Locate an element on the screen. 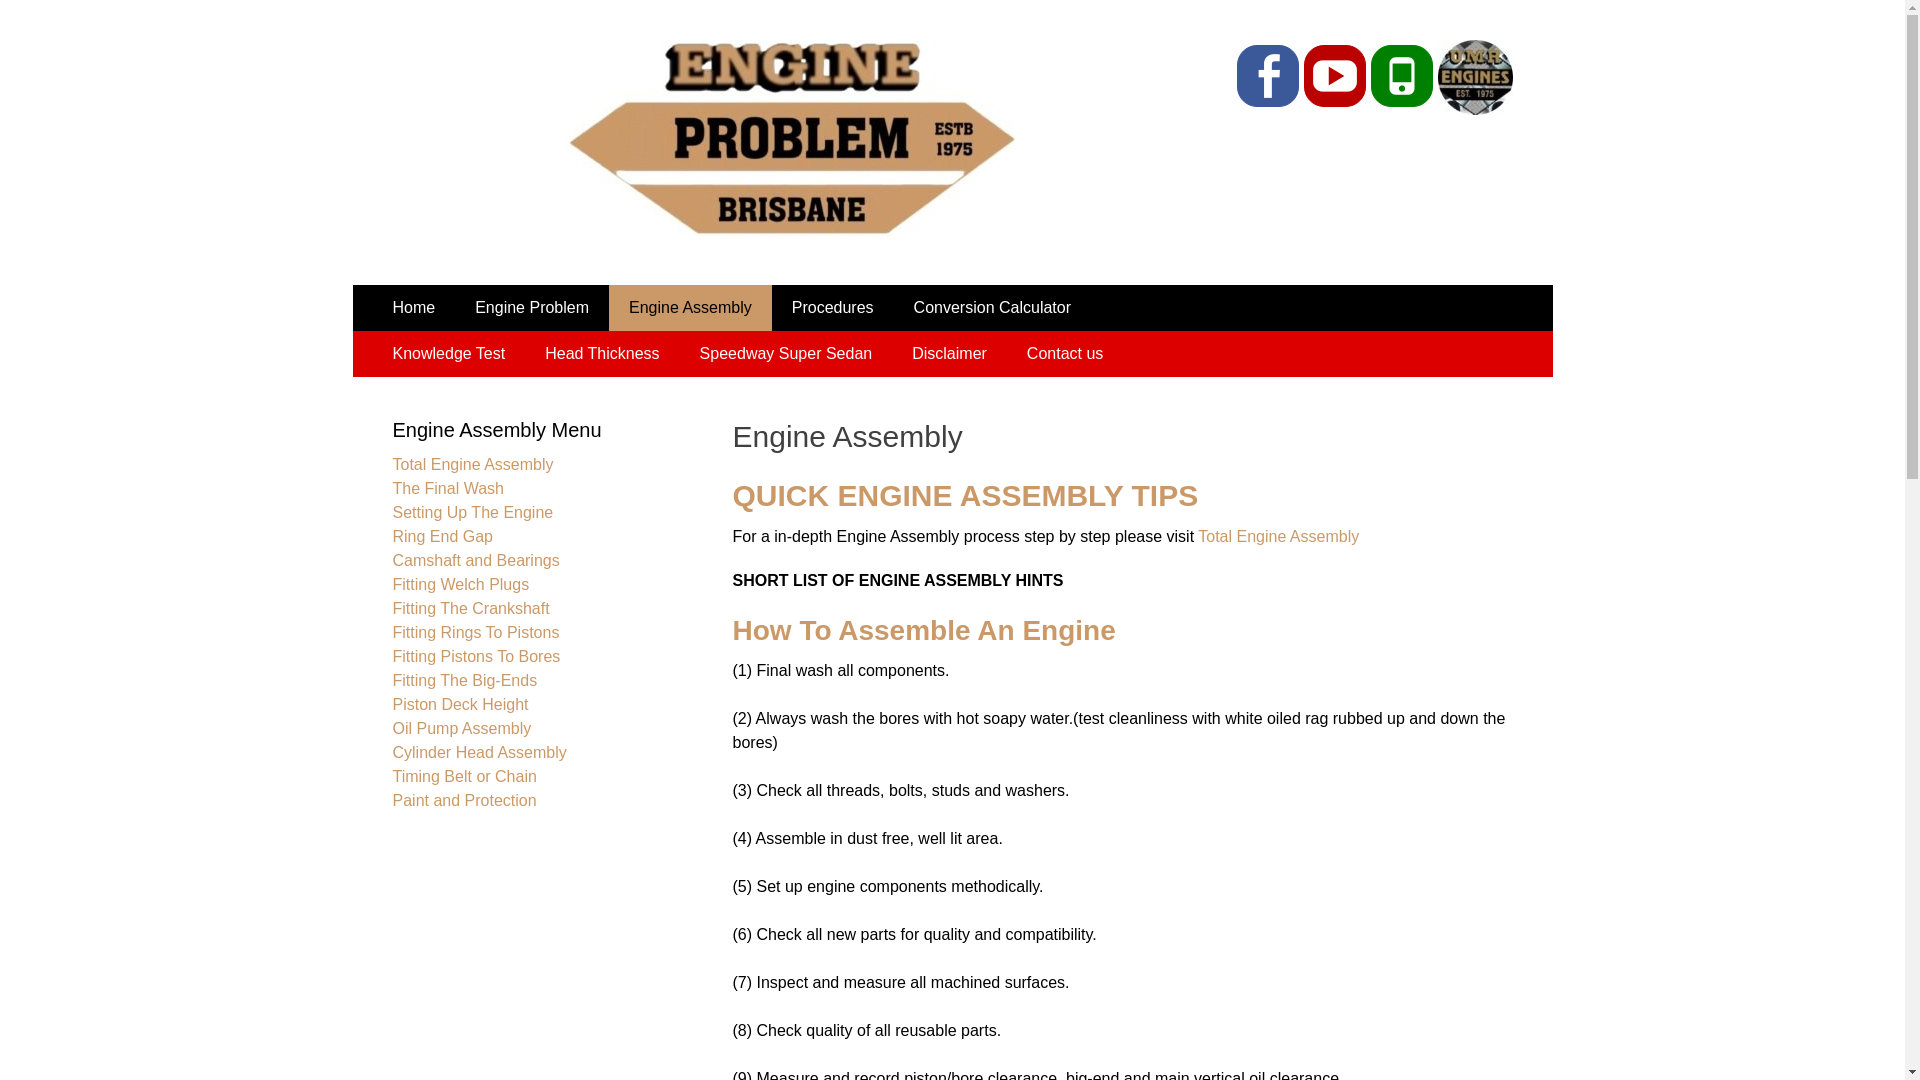  'Phone' is located at coordinates (1400, 75).